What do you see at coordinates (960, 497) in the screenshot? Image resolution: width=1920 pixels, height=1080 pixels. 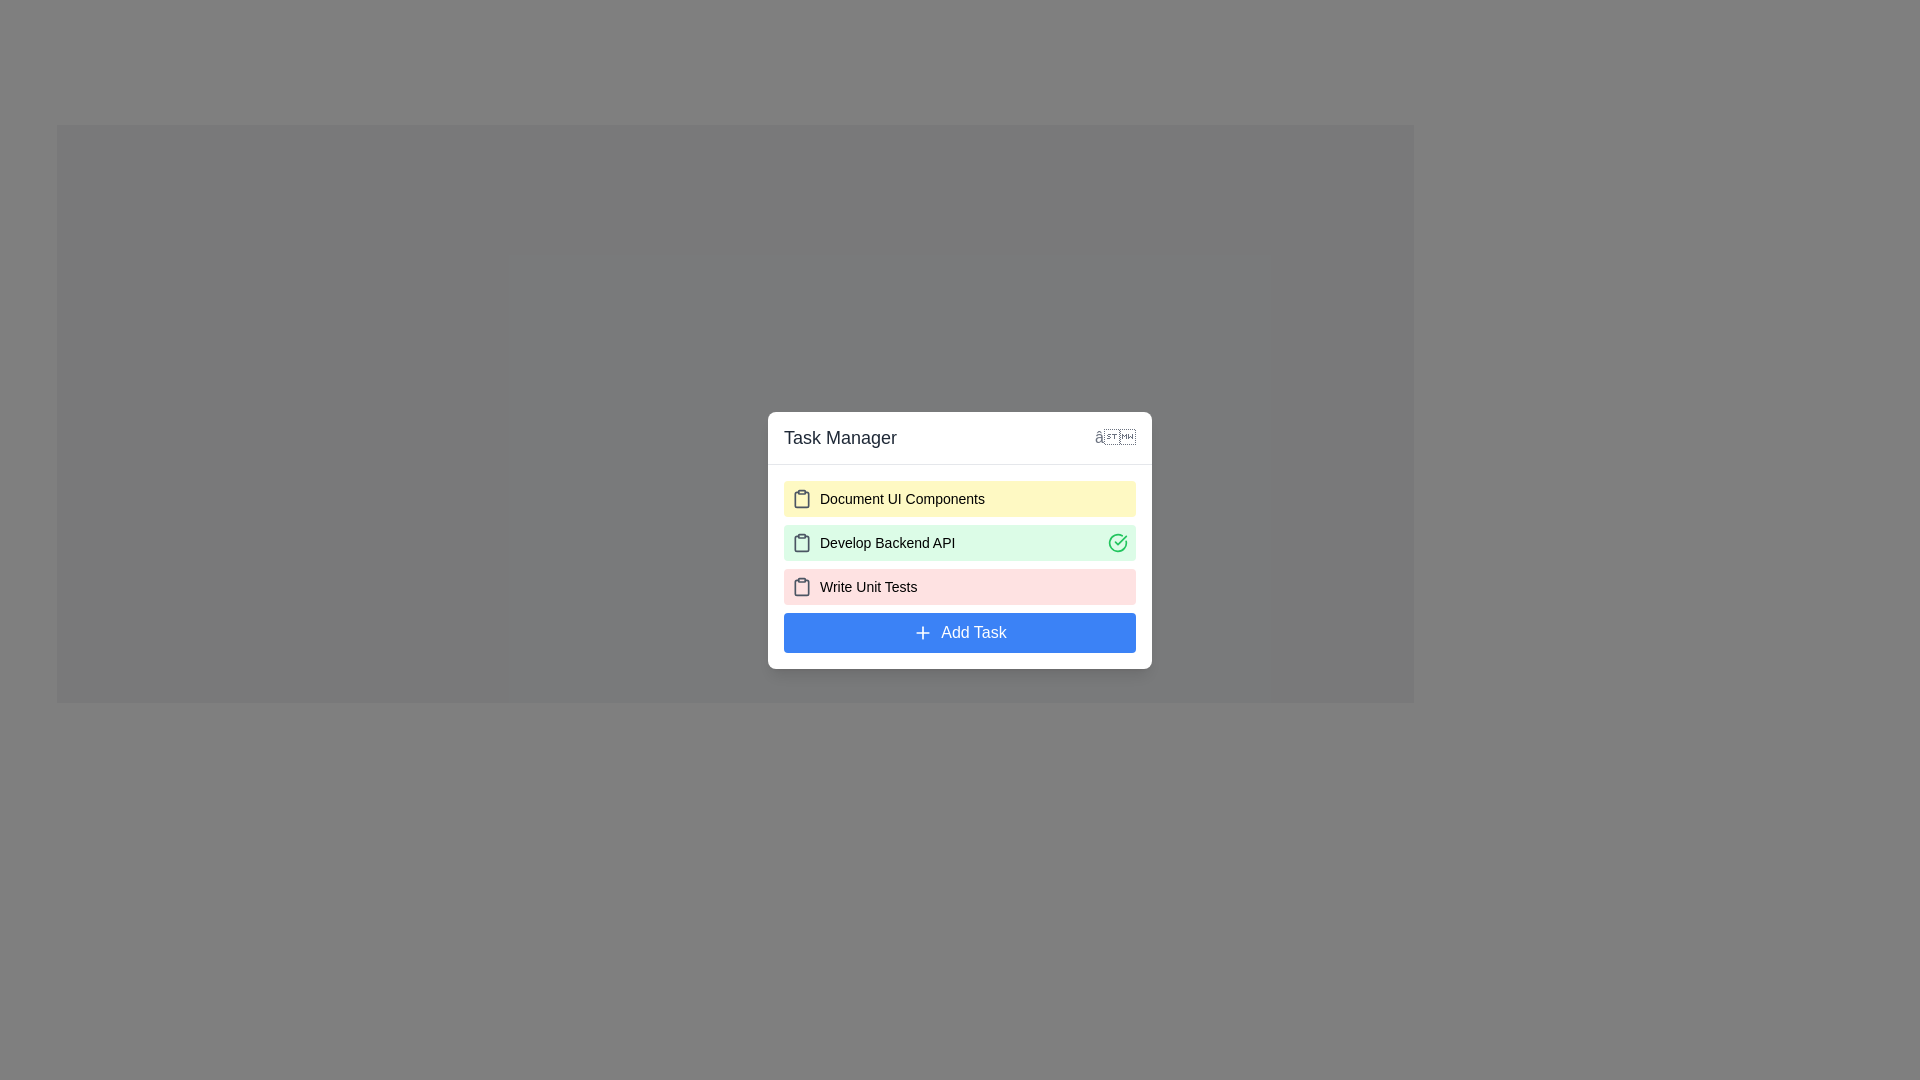 I see `the list item with a yellow background containing the text 'Document UI Components'` at bounding box center [960, 497].